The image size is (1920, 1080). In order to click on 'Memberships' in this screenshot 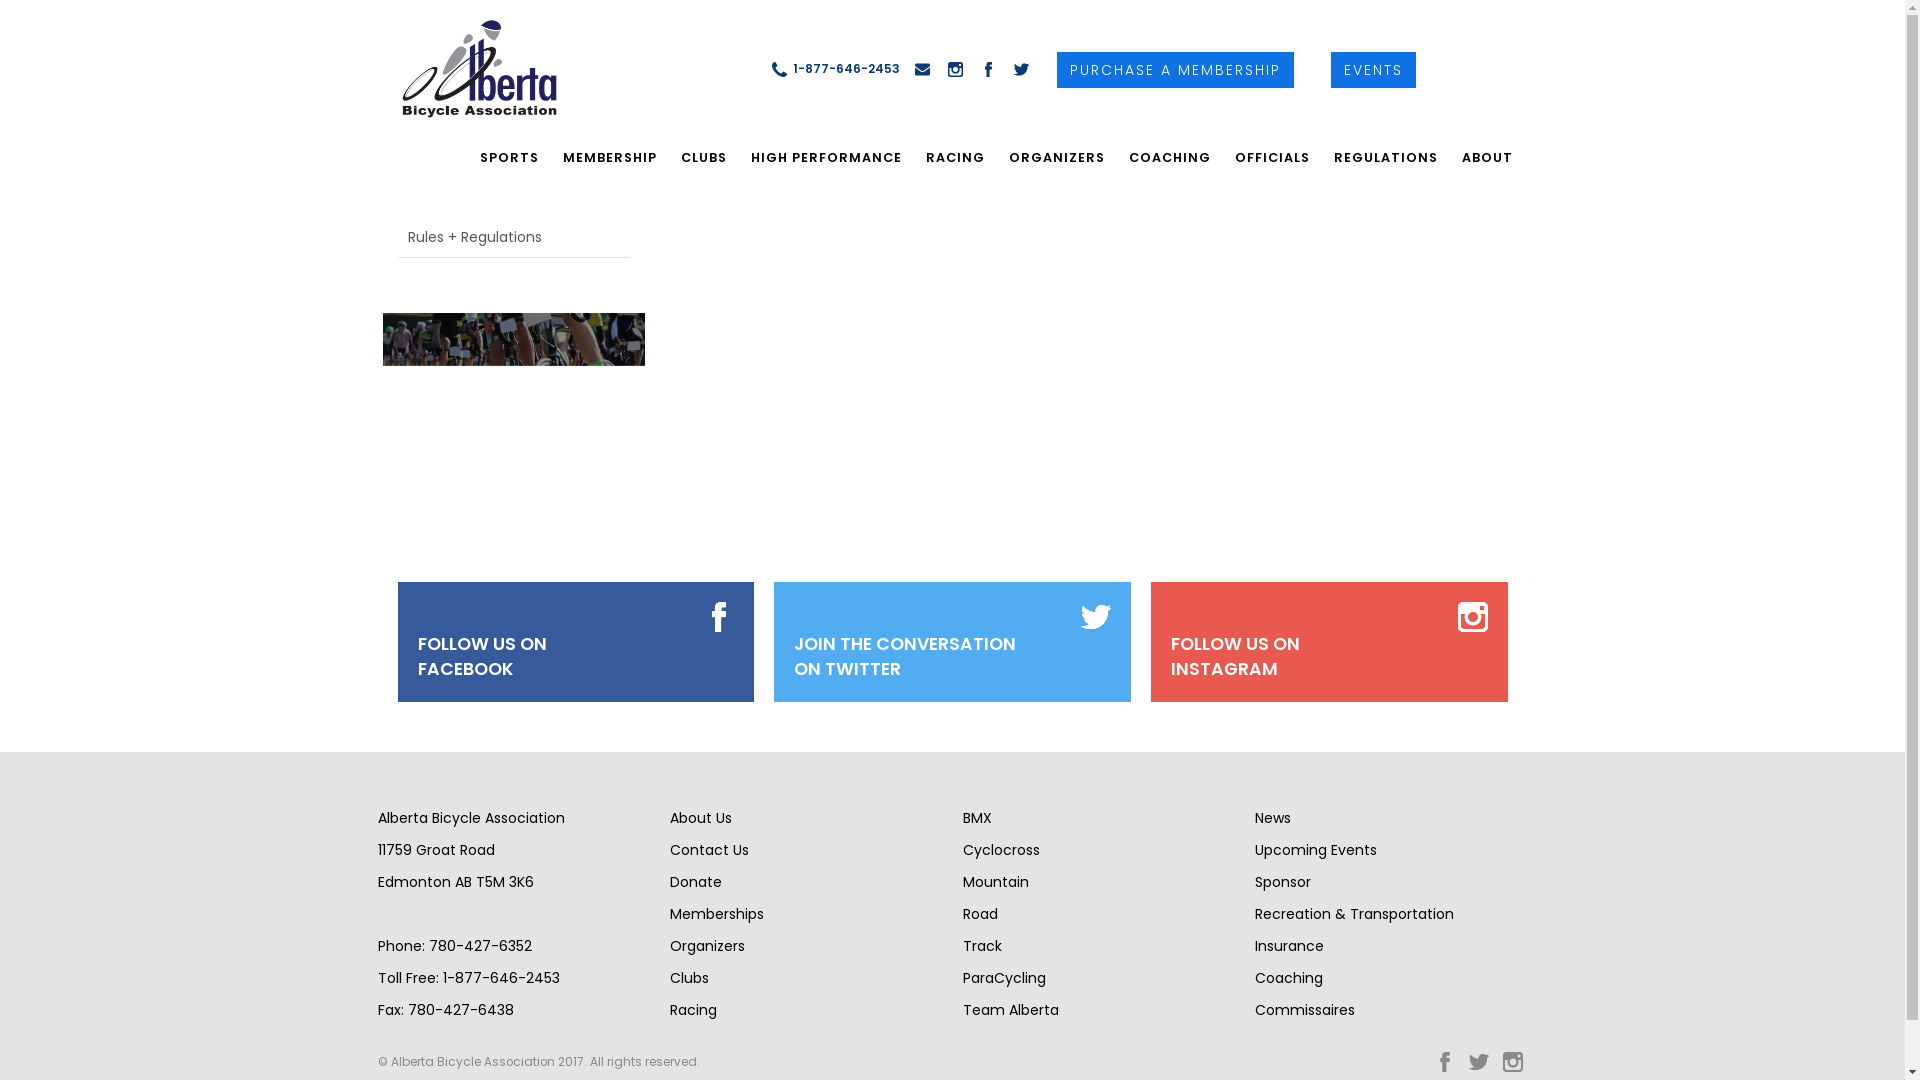, I will do `click(716, 914)`.